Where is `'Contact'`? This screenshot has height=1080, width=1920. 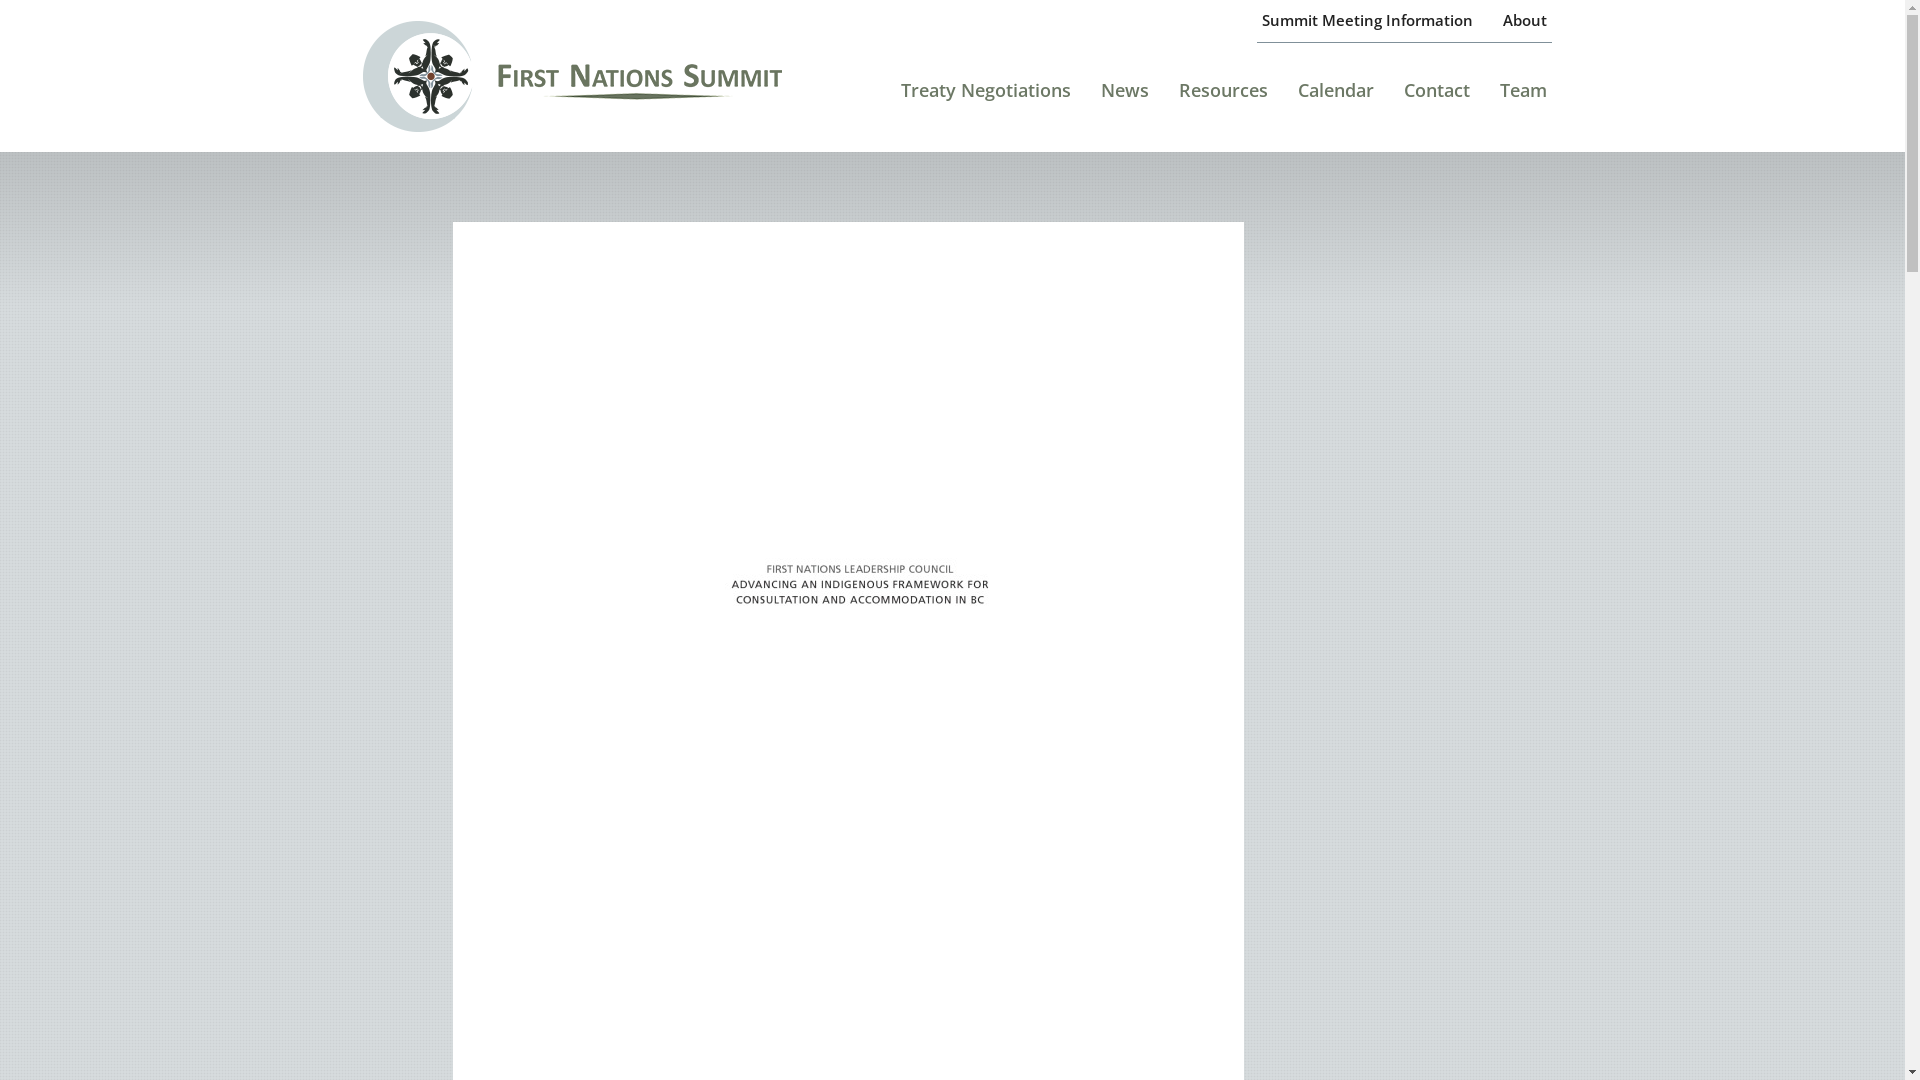 'Contact' is located at coordinates (1435, 97).